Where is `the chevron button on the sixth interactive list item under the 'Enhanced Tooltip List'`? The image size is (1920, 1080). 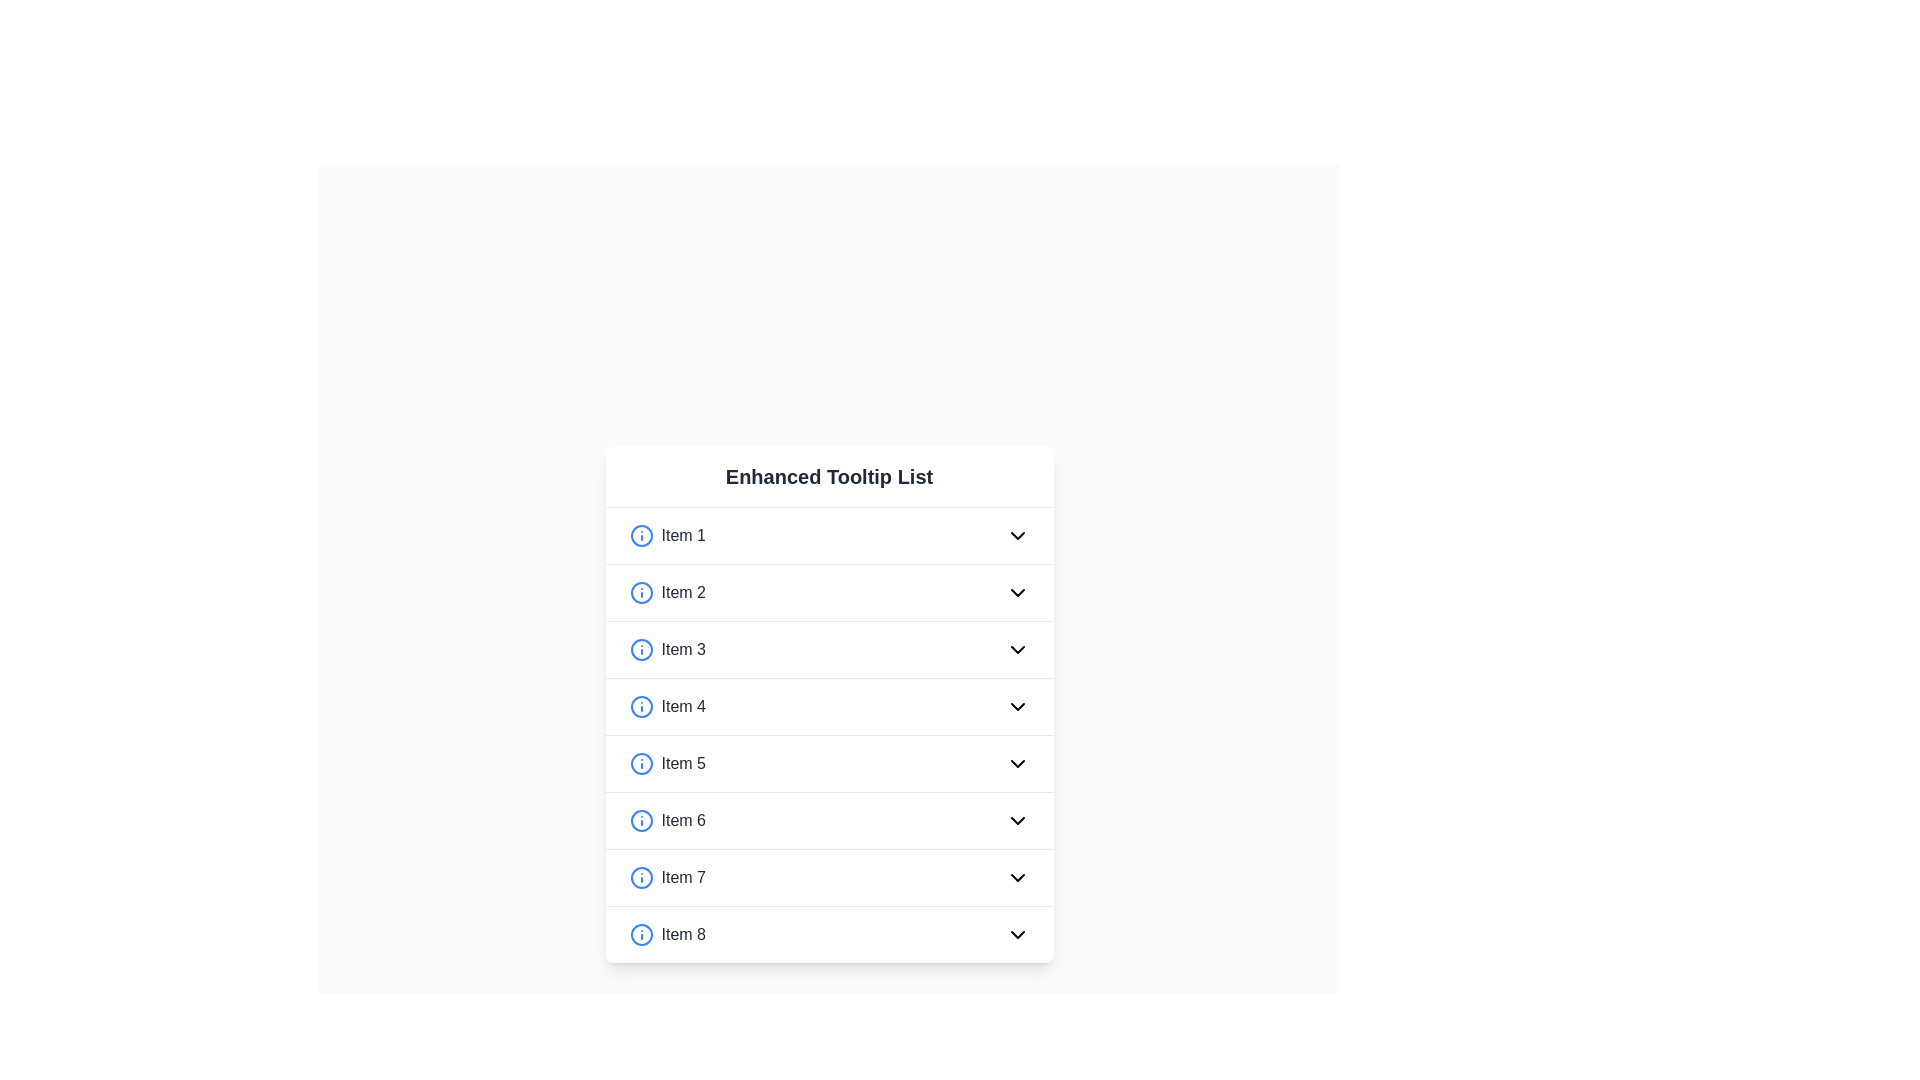 the chevron button on the sixth interactive list item under the 'Enhanced Tooltip List' is located at coordinates (829, 821).